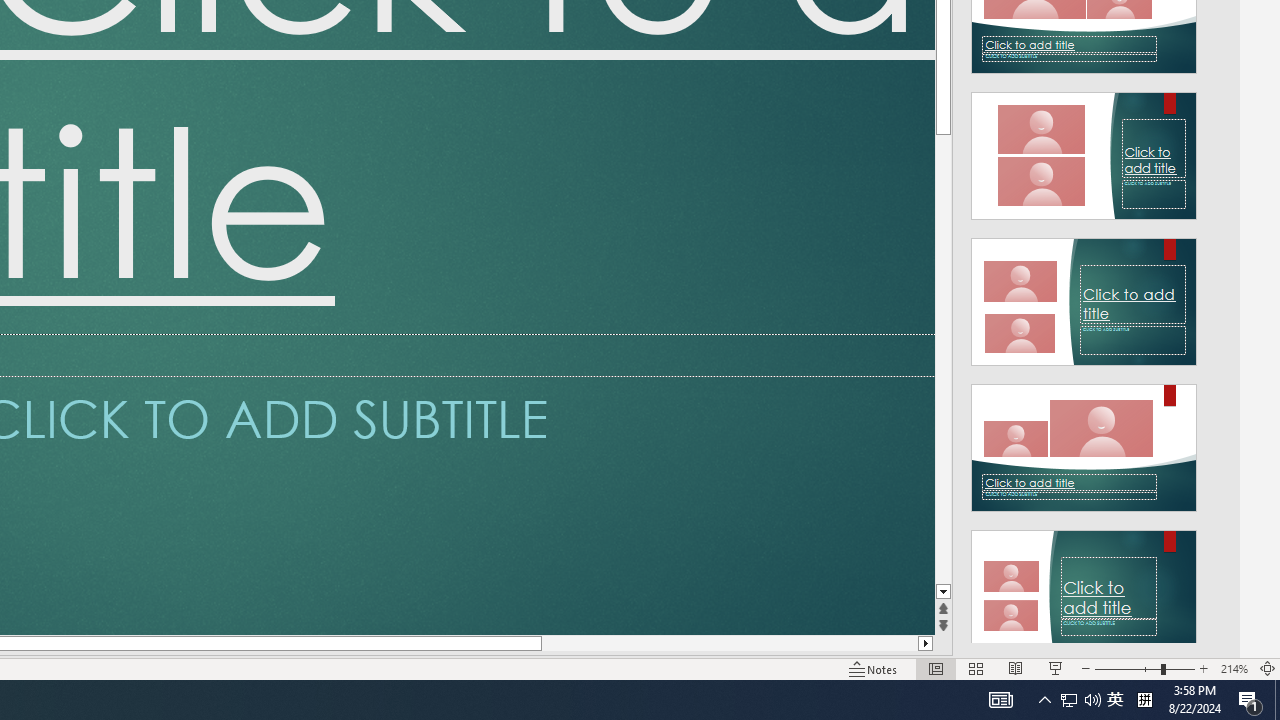 This screenshot has height=720, width=1280. Describe the element at coordinates (942, 591) in the screenshot. I see `'Line down'` at that location.